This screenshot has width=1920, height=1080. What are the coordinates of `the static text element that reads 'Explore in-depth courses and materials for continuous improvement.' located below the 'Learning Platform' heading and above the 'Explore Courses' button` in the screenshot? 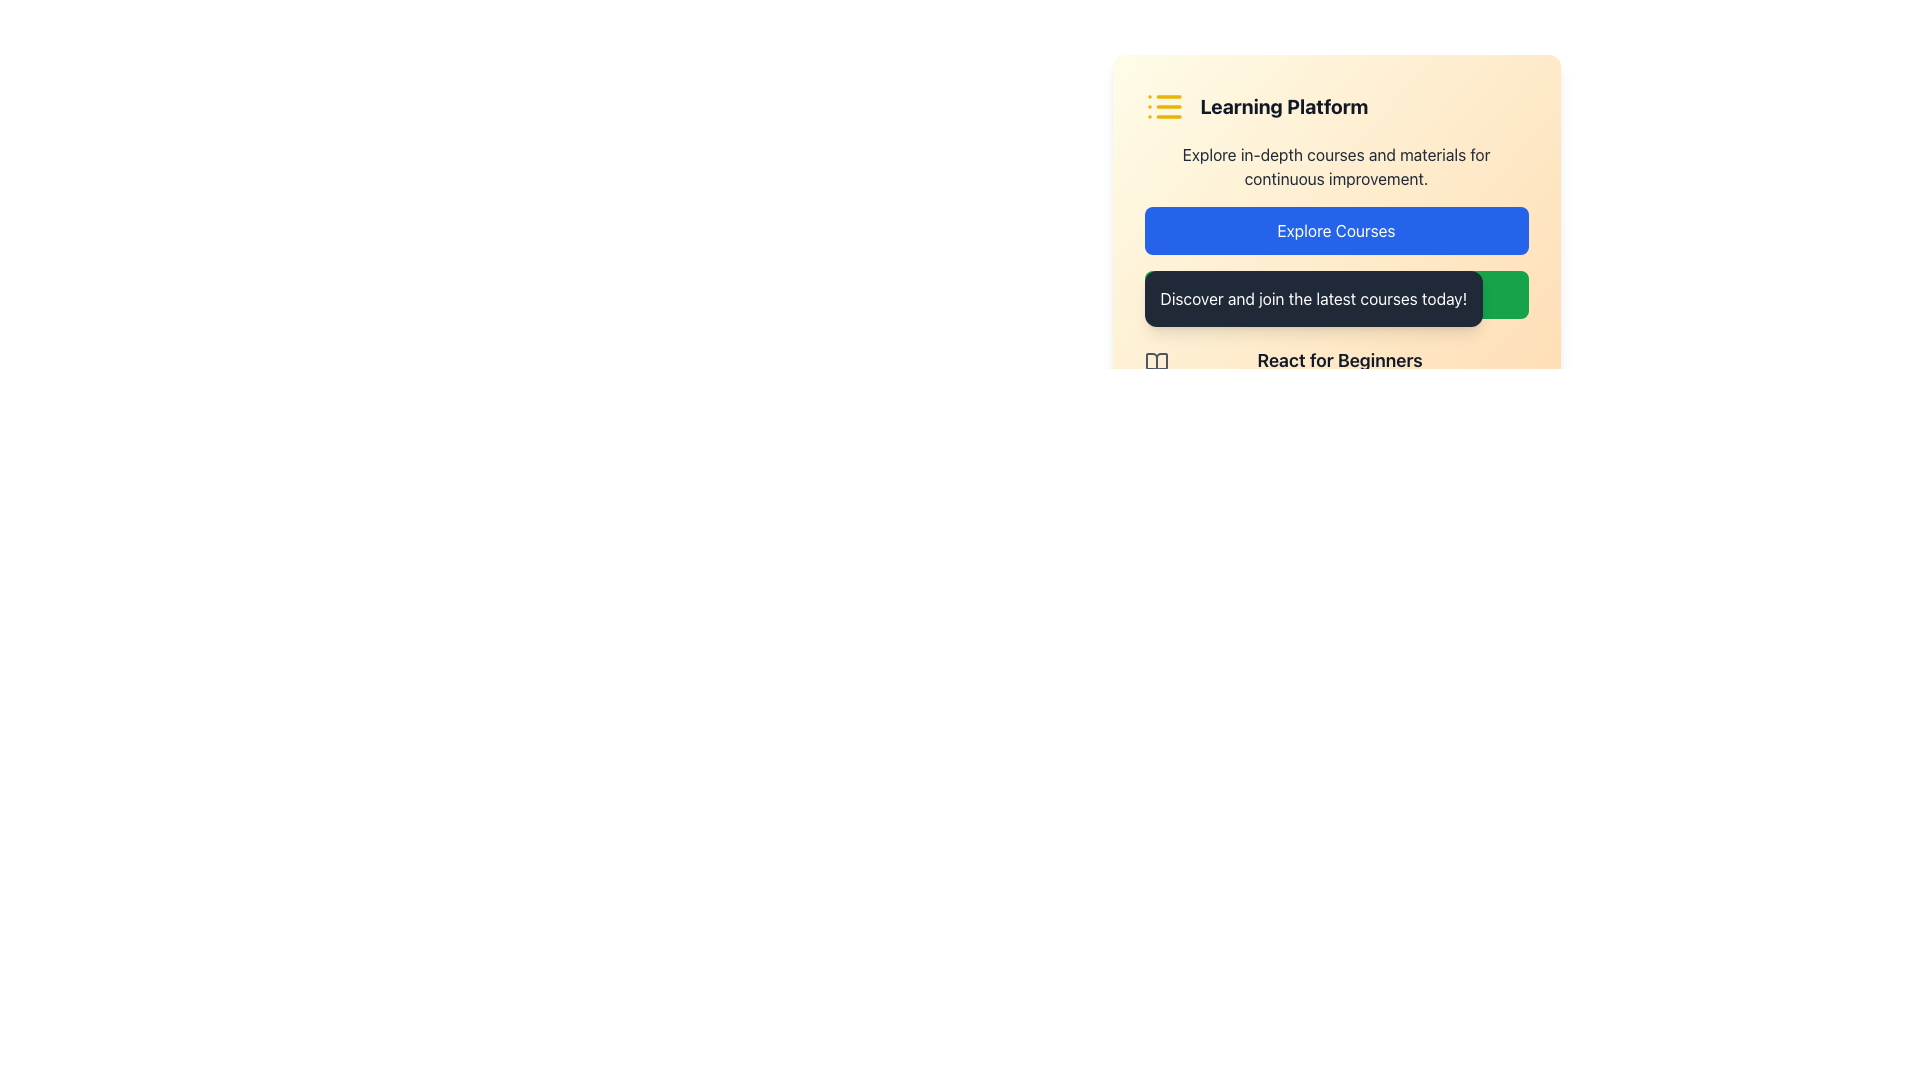 It's located at (1336, 165).